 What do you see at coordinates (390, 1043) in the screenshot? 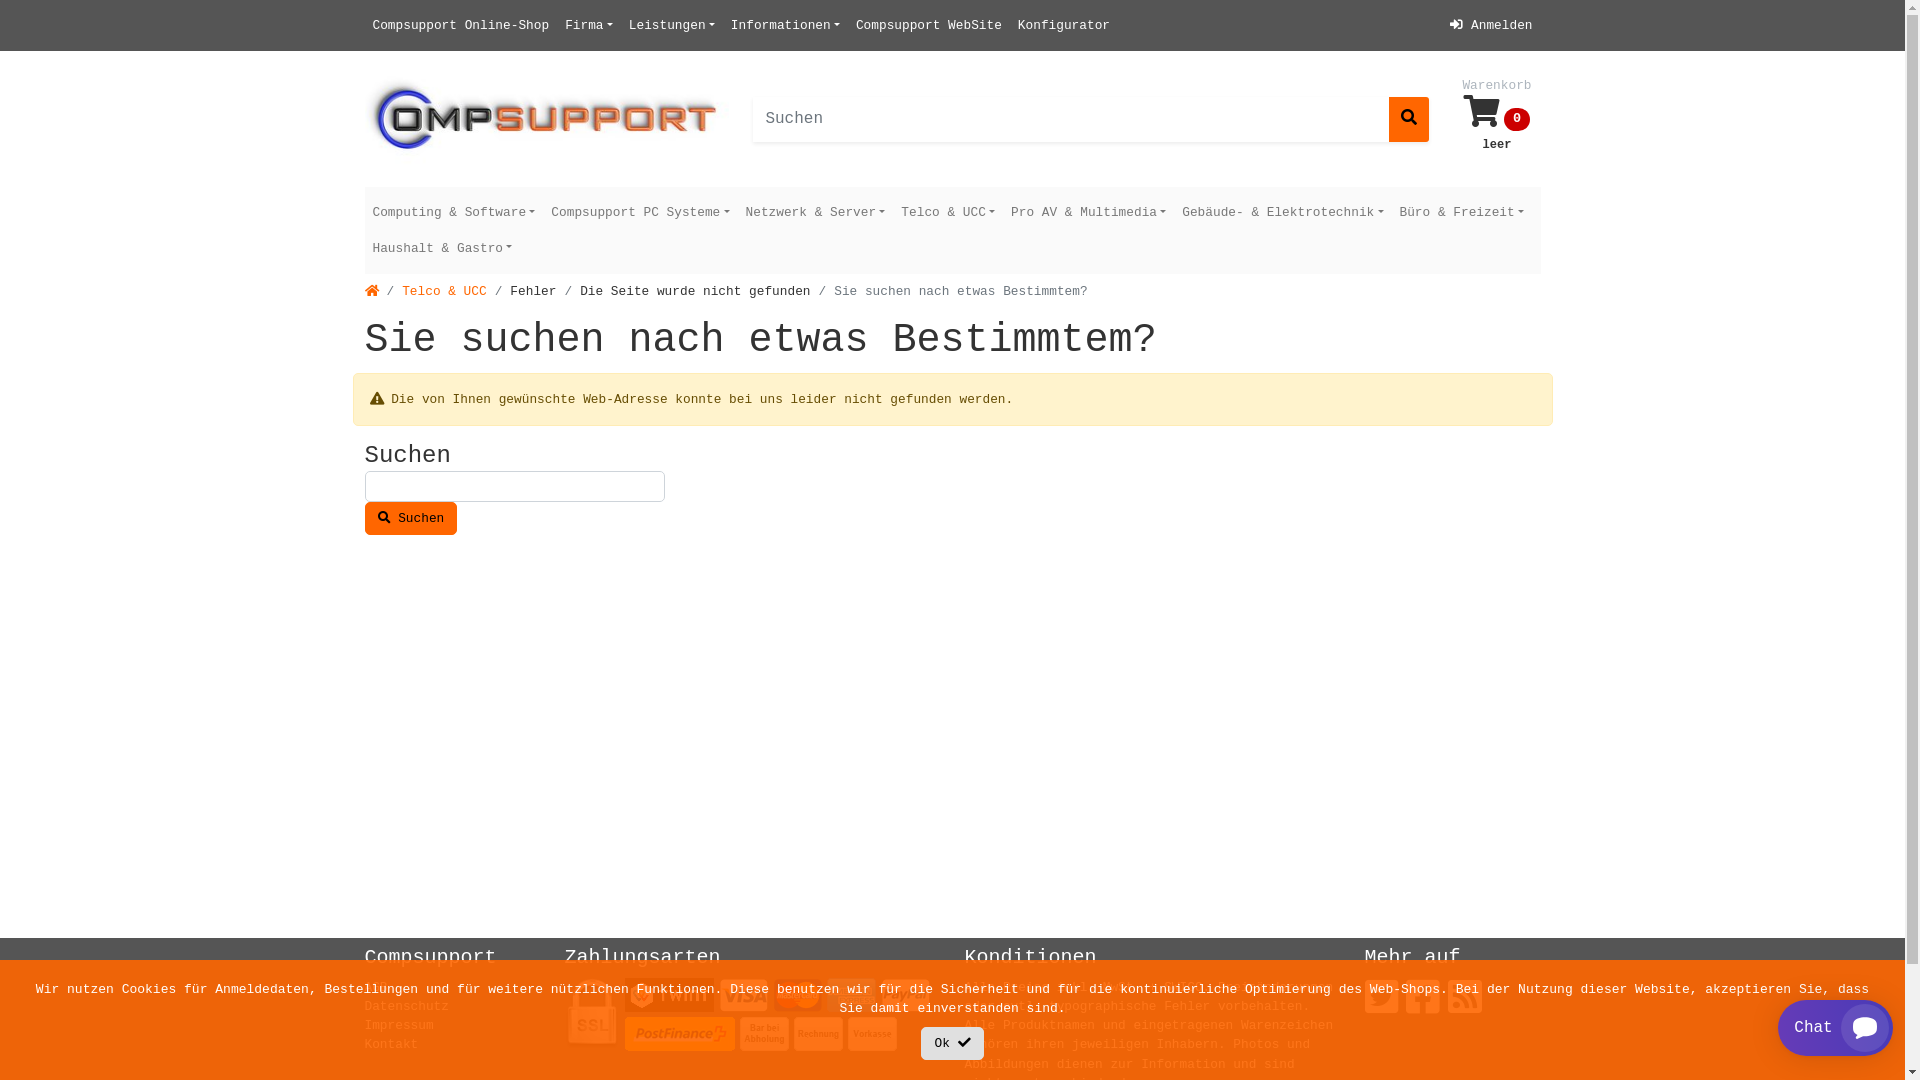
I see `'Kontakt'` at bounding box center [390, 1043].